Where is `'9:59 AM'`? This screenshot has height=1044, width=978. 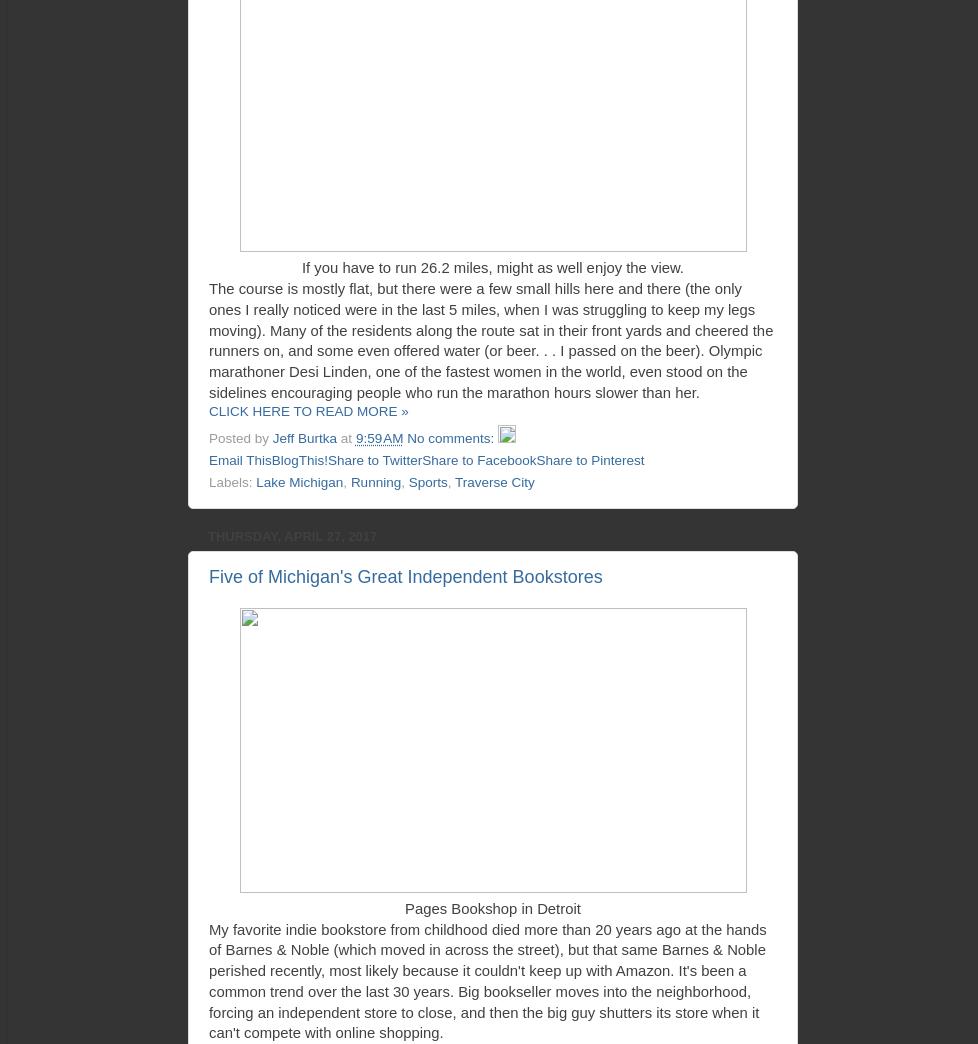 '9:59 AM' is located at coordinates (377, 437).